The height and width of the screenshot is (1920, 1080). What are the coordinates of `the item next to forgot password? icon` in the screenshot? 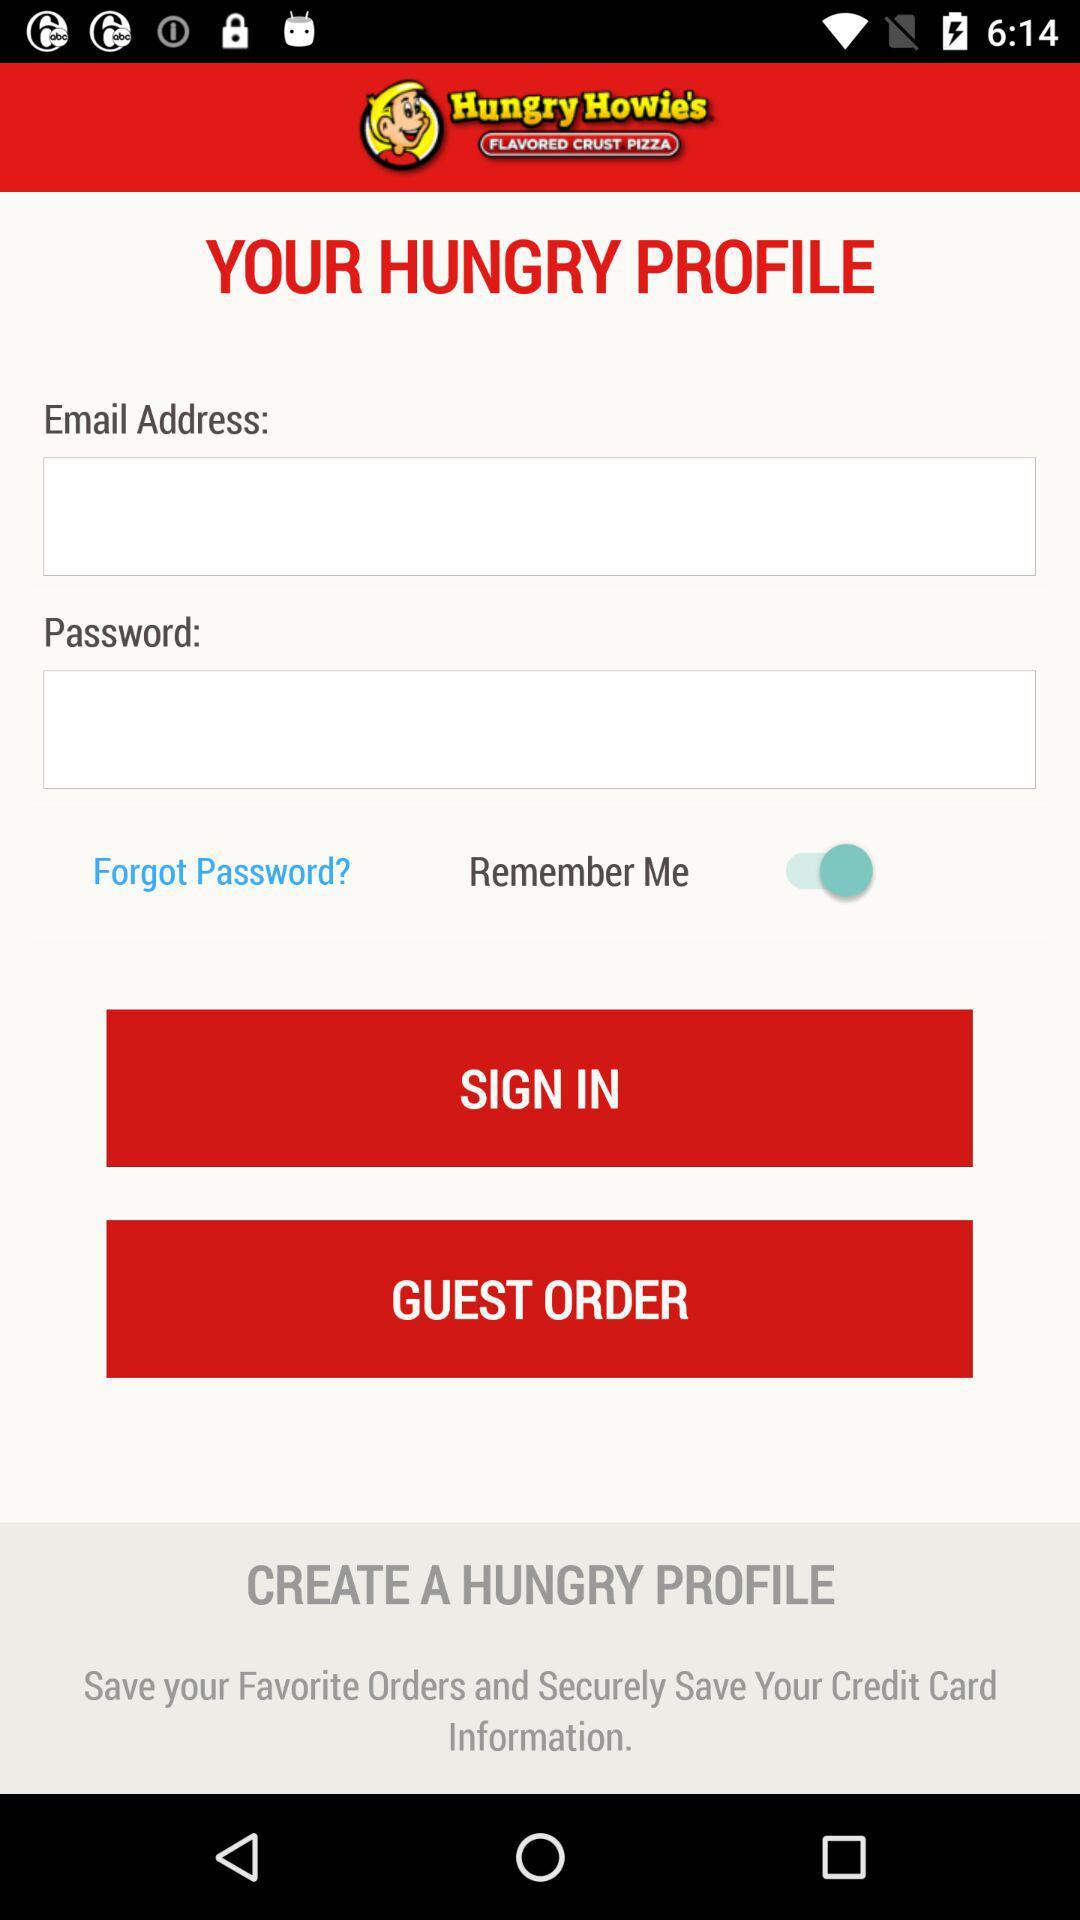 It's located at (578, 870).